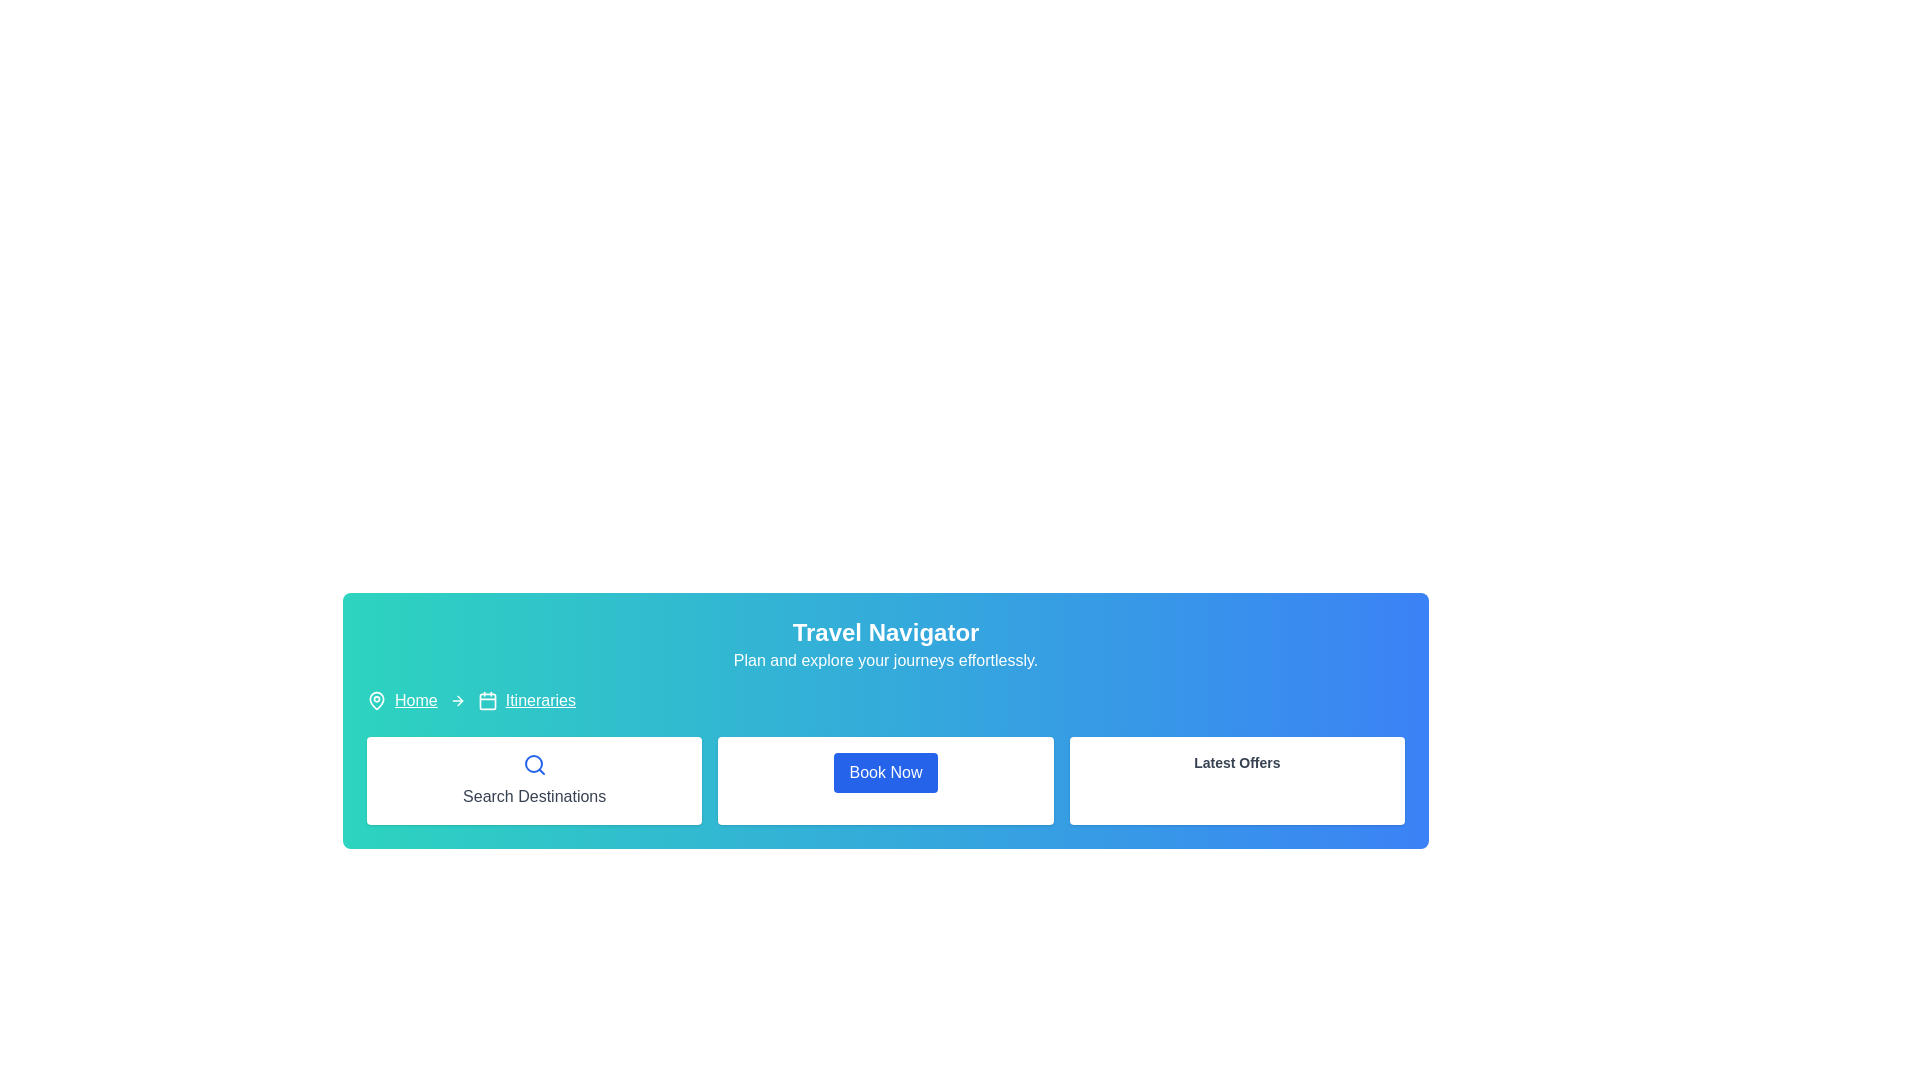 The image size is (1920, 1080). I want to click on the arrow icon in the breadcrumb navigation bar, which visually separates the 'Home' and 'Itineraries' links, so click(456, 700).